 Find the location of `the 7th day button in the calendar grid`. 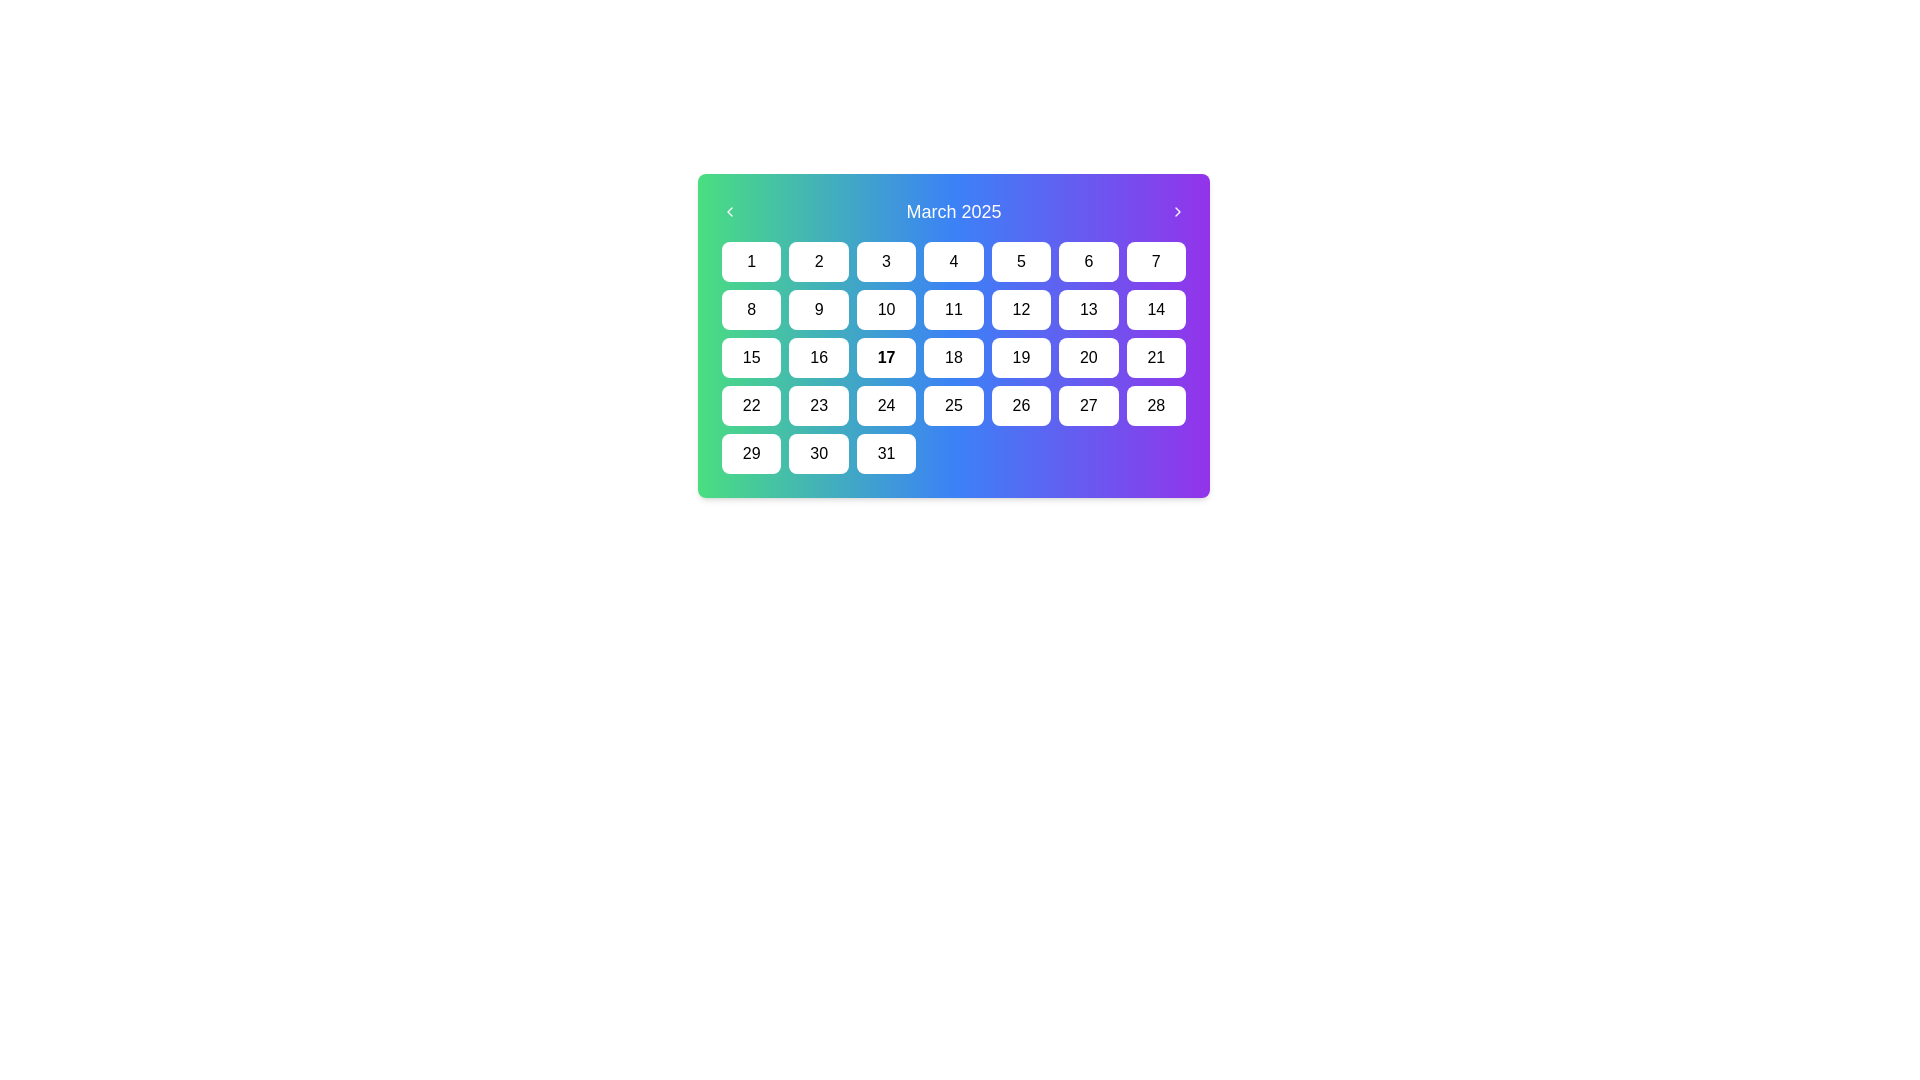

the 7th day button in the calendar grid is located at coordinates (1156, 261).